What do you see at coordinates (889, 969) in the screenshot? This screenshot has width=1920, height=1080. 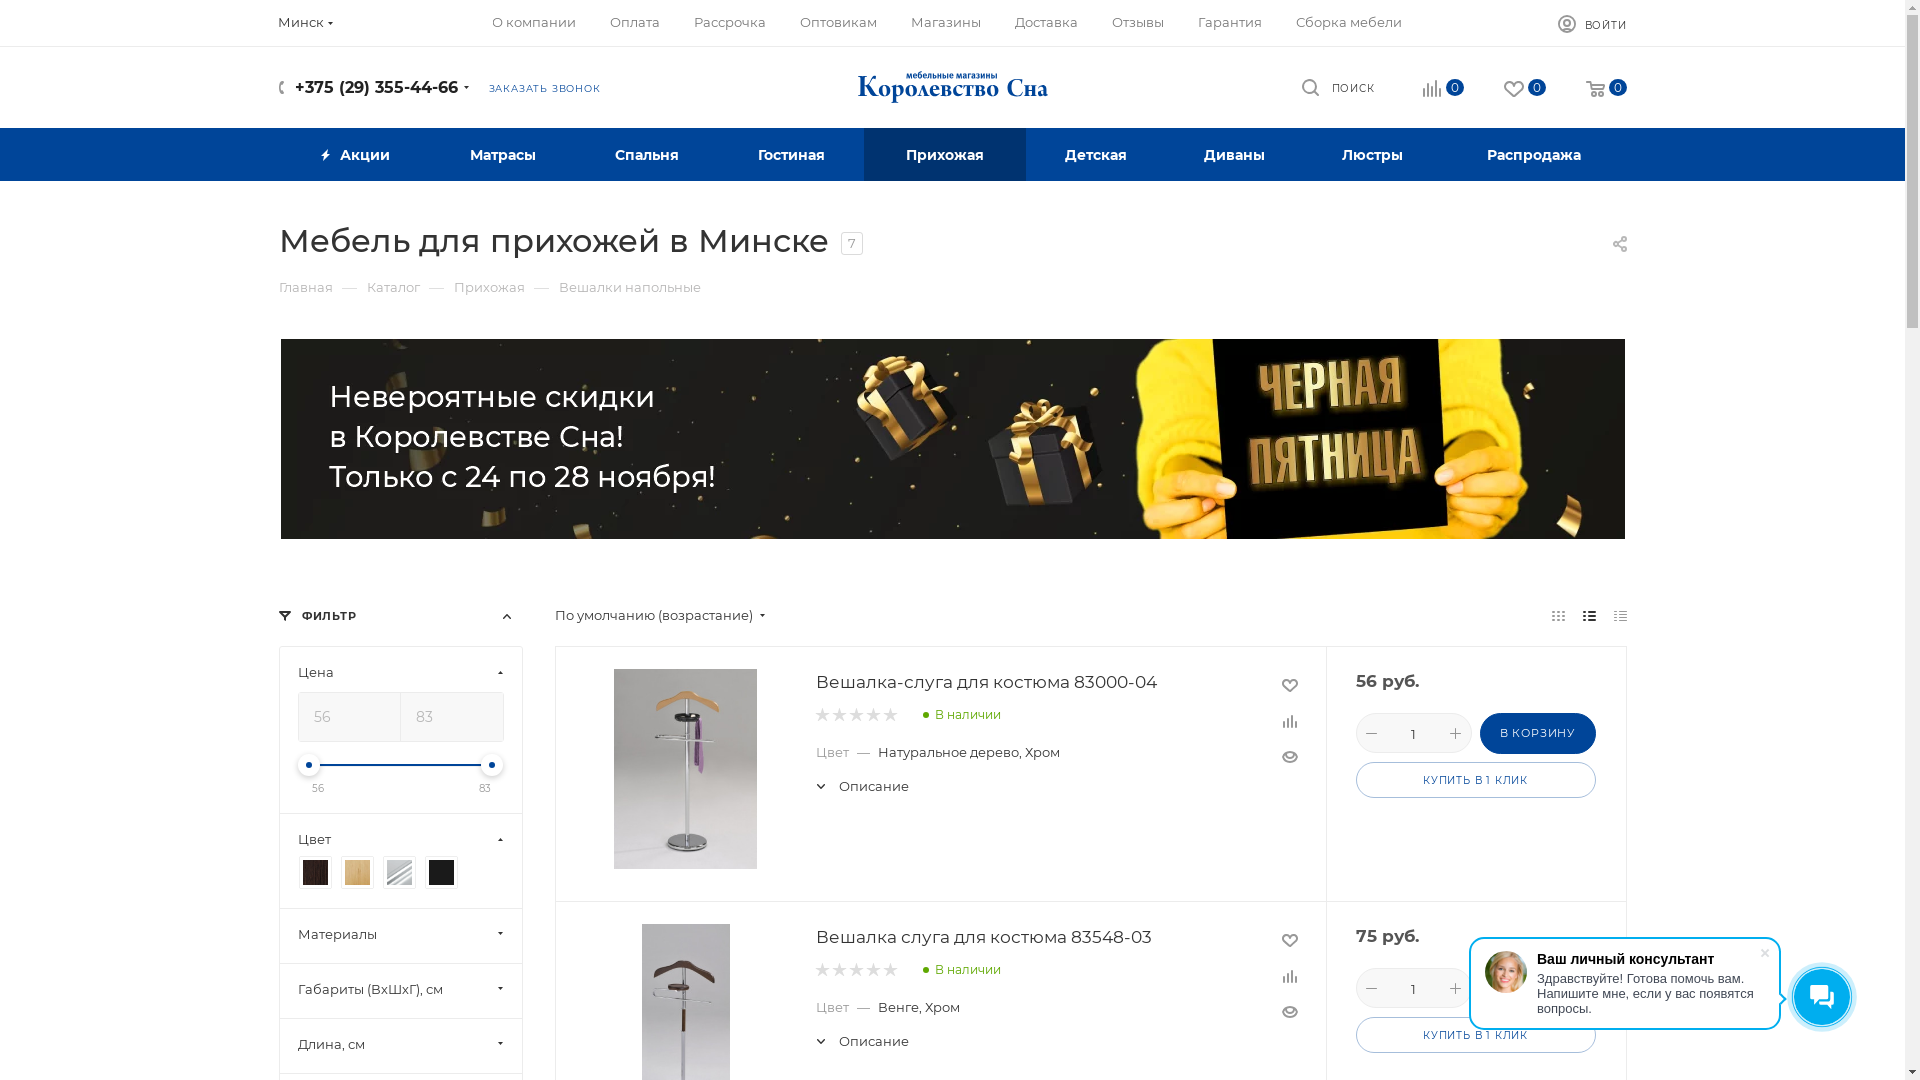 I see `'5'` at bounding box center [889, 969].